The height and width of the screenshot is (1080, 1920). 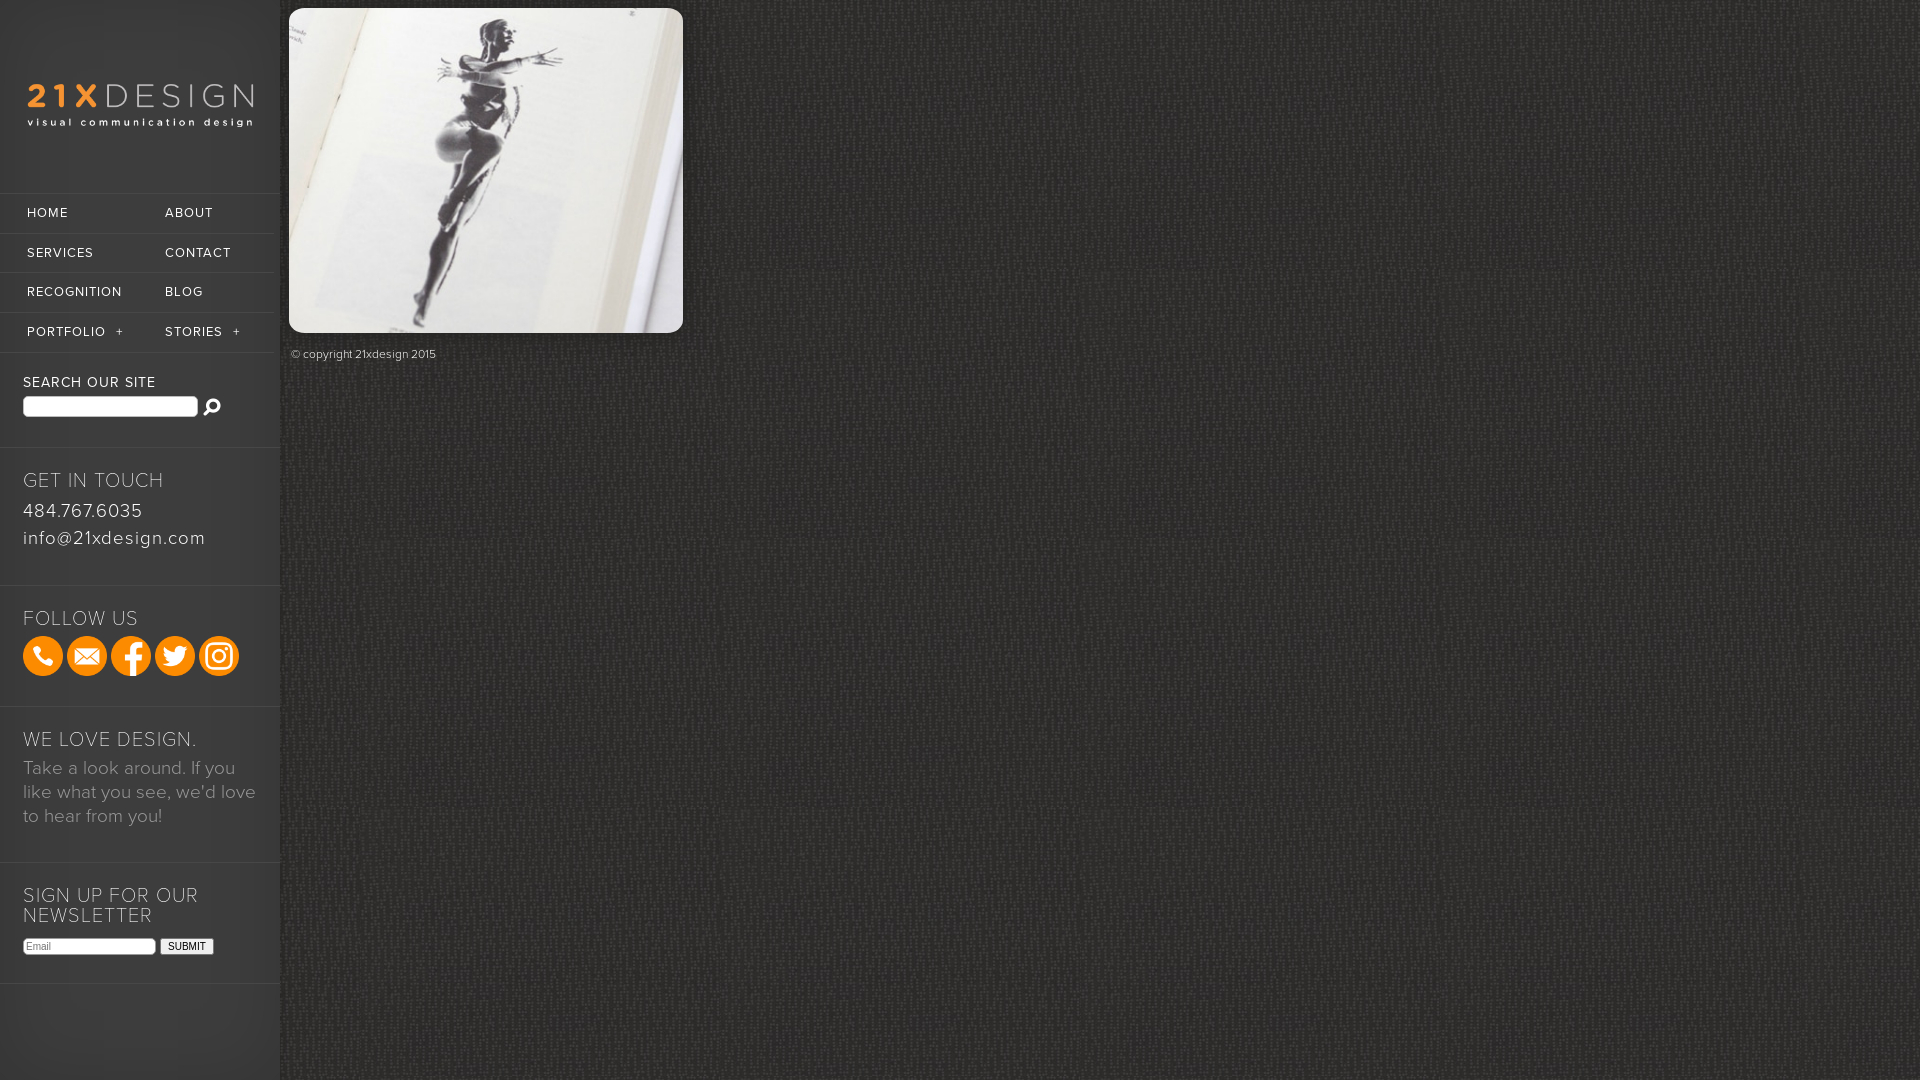 What do you see at coordinates (205, 293) in the screenshot?
I see `'BLOG'` at bounding box center [205, 293].